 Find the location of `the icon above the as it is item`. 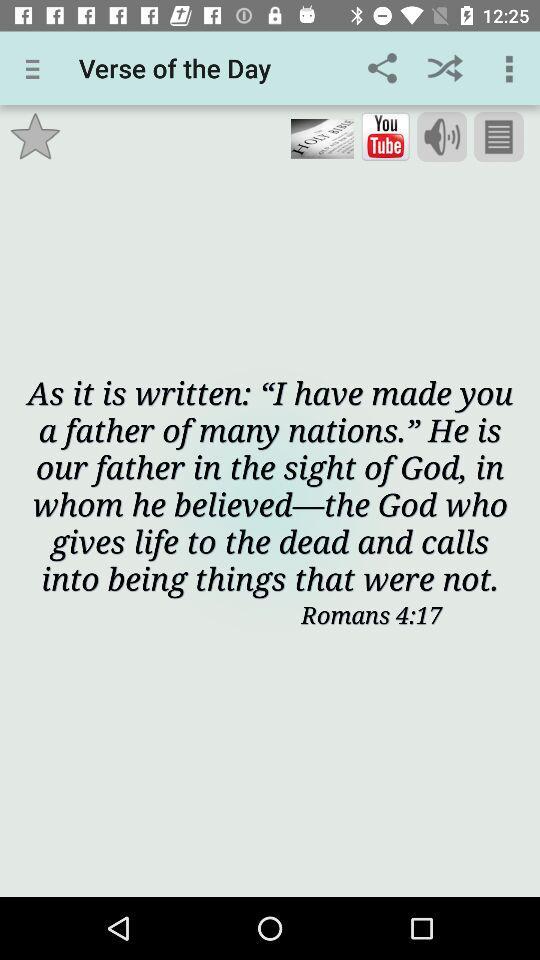

the icon above the as it is item is located at coordinates (322, 137).